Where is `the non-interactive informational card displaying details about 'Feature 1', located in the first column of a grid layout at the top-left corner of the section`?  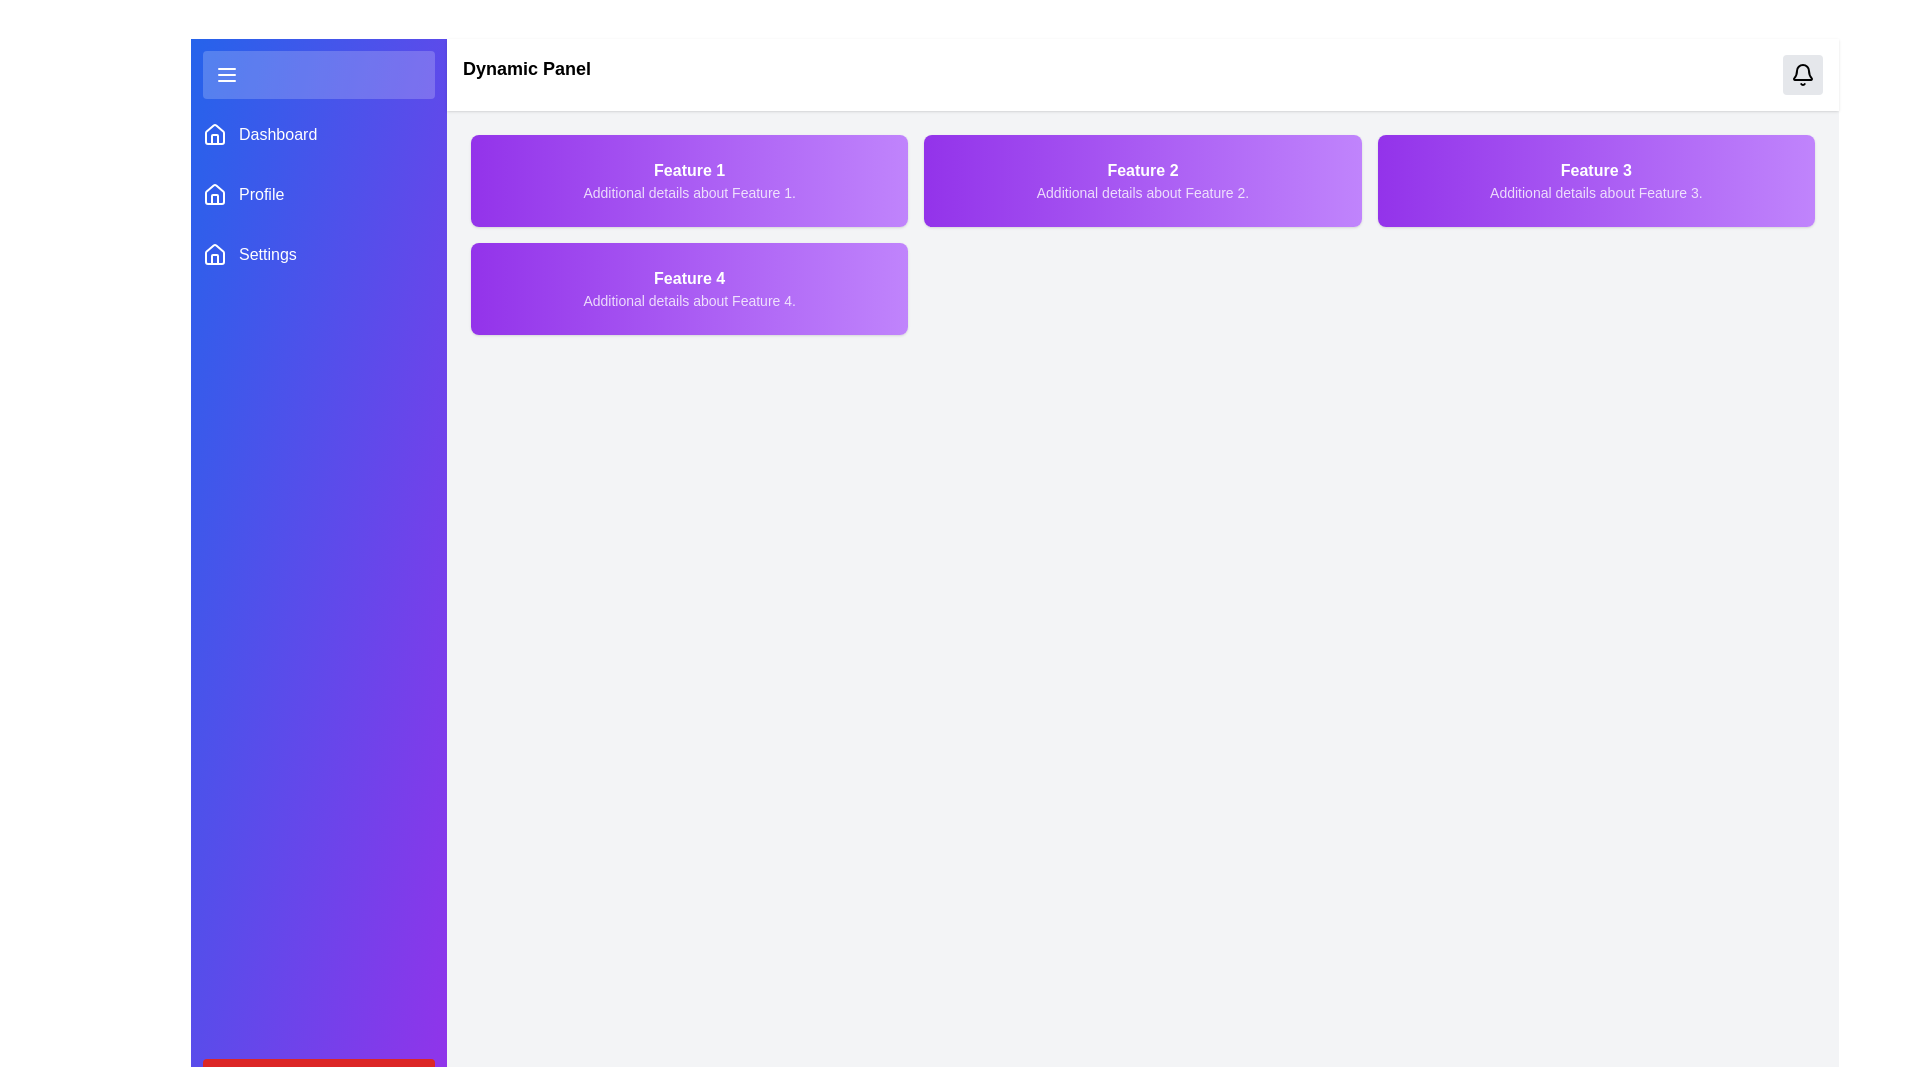 the non-interactive informational card displaying details about 'Feature 1', located in the first column of a grid layout at the top-left corner of the section is located at coordinates (689, 181).